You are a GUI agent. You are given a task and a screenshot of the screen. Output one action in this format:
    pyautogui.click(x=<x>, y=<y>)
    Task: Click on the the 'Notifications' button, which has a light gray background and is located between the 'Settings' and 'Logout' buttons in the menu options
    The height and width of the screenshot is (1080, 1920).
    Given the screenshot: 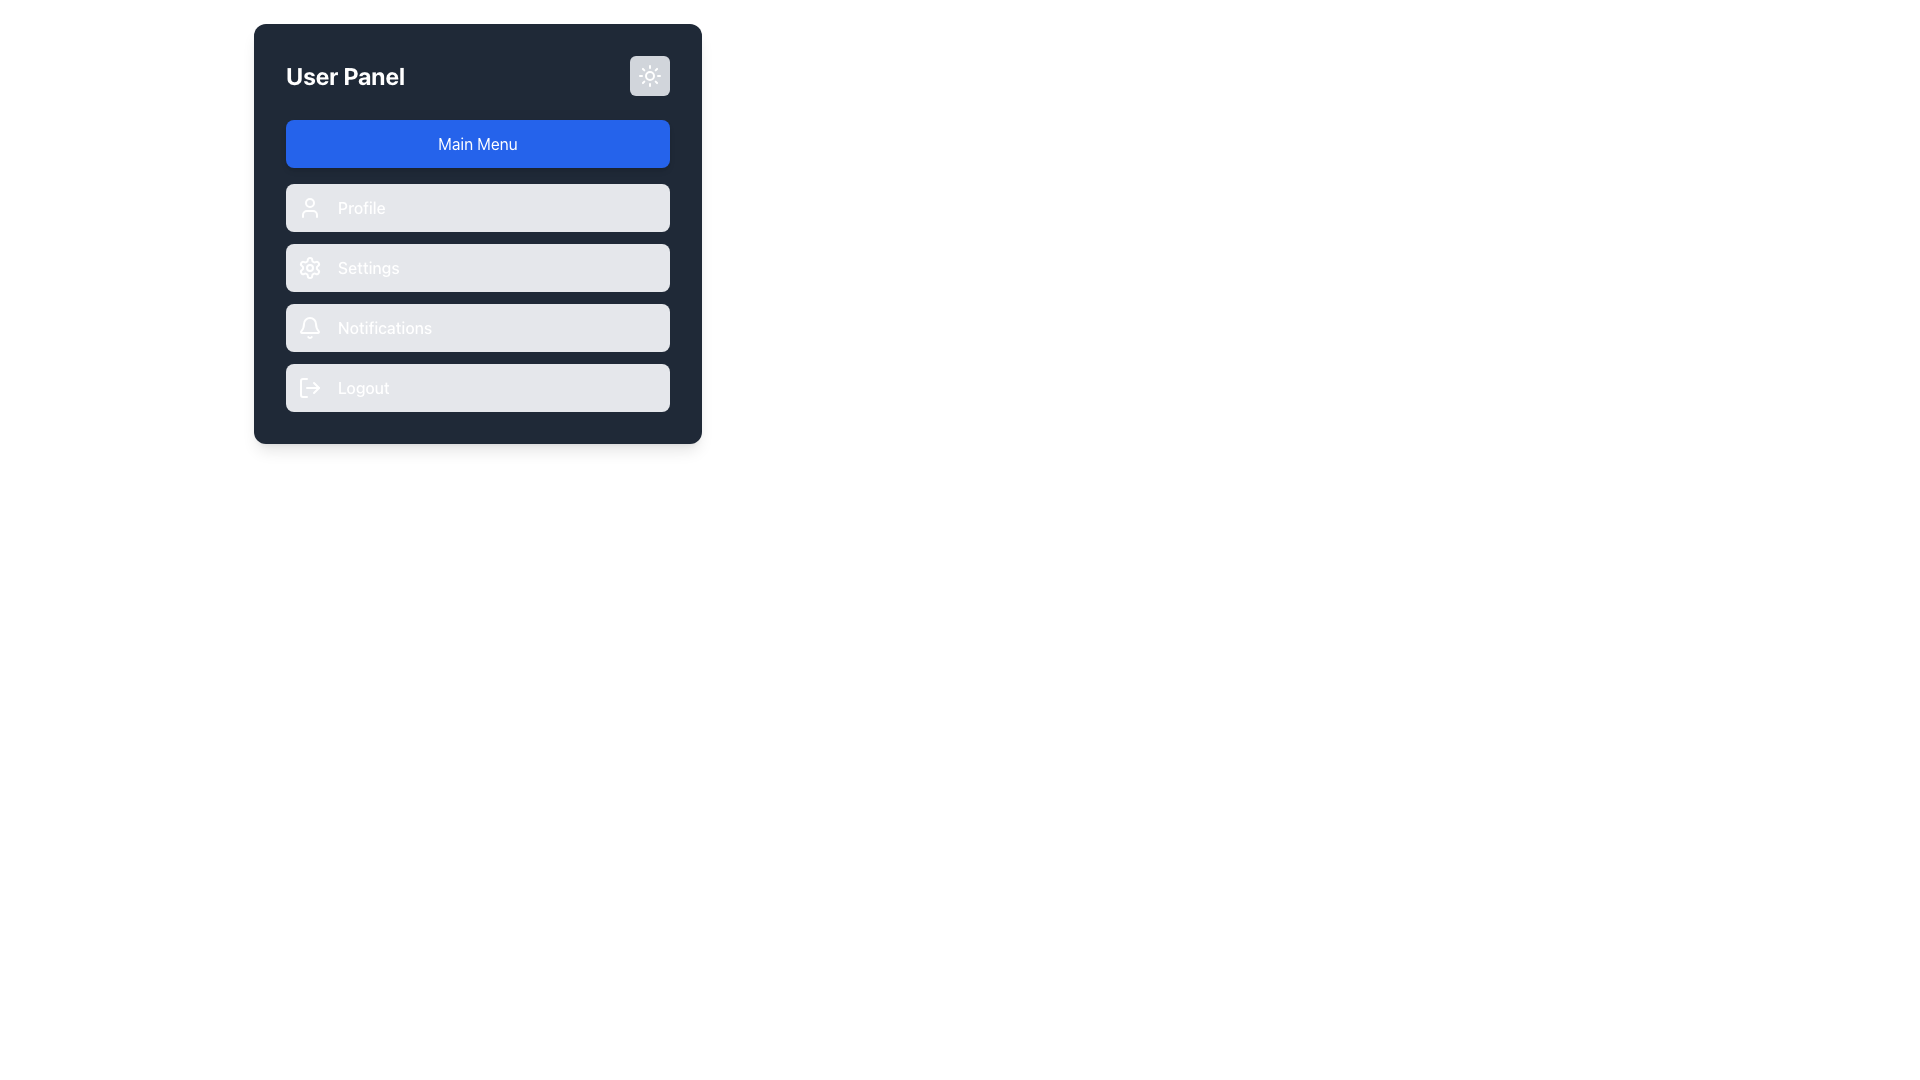 What is the action you would take?
    pyautogui.click(x=477, y=326)
    